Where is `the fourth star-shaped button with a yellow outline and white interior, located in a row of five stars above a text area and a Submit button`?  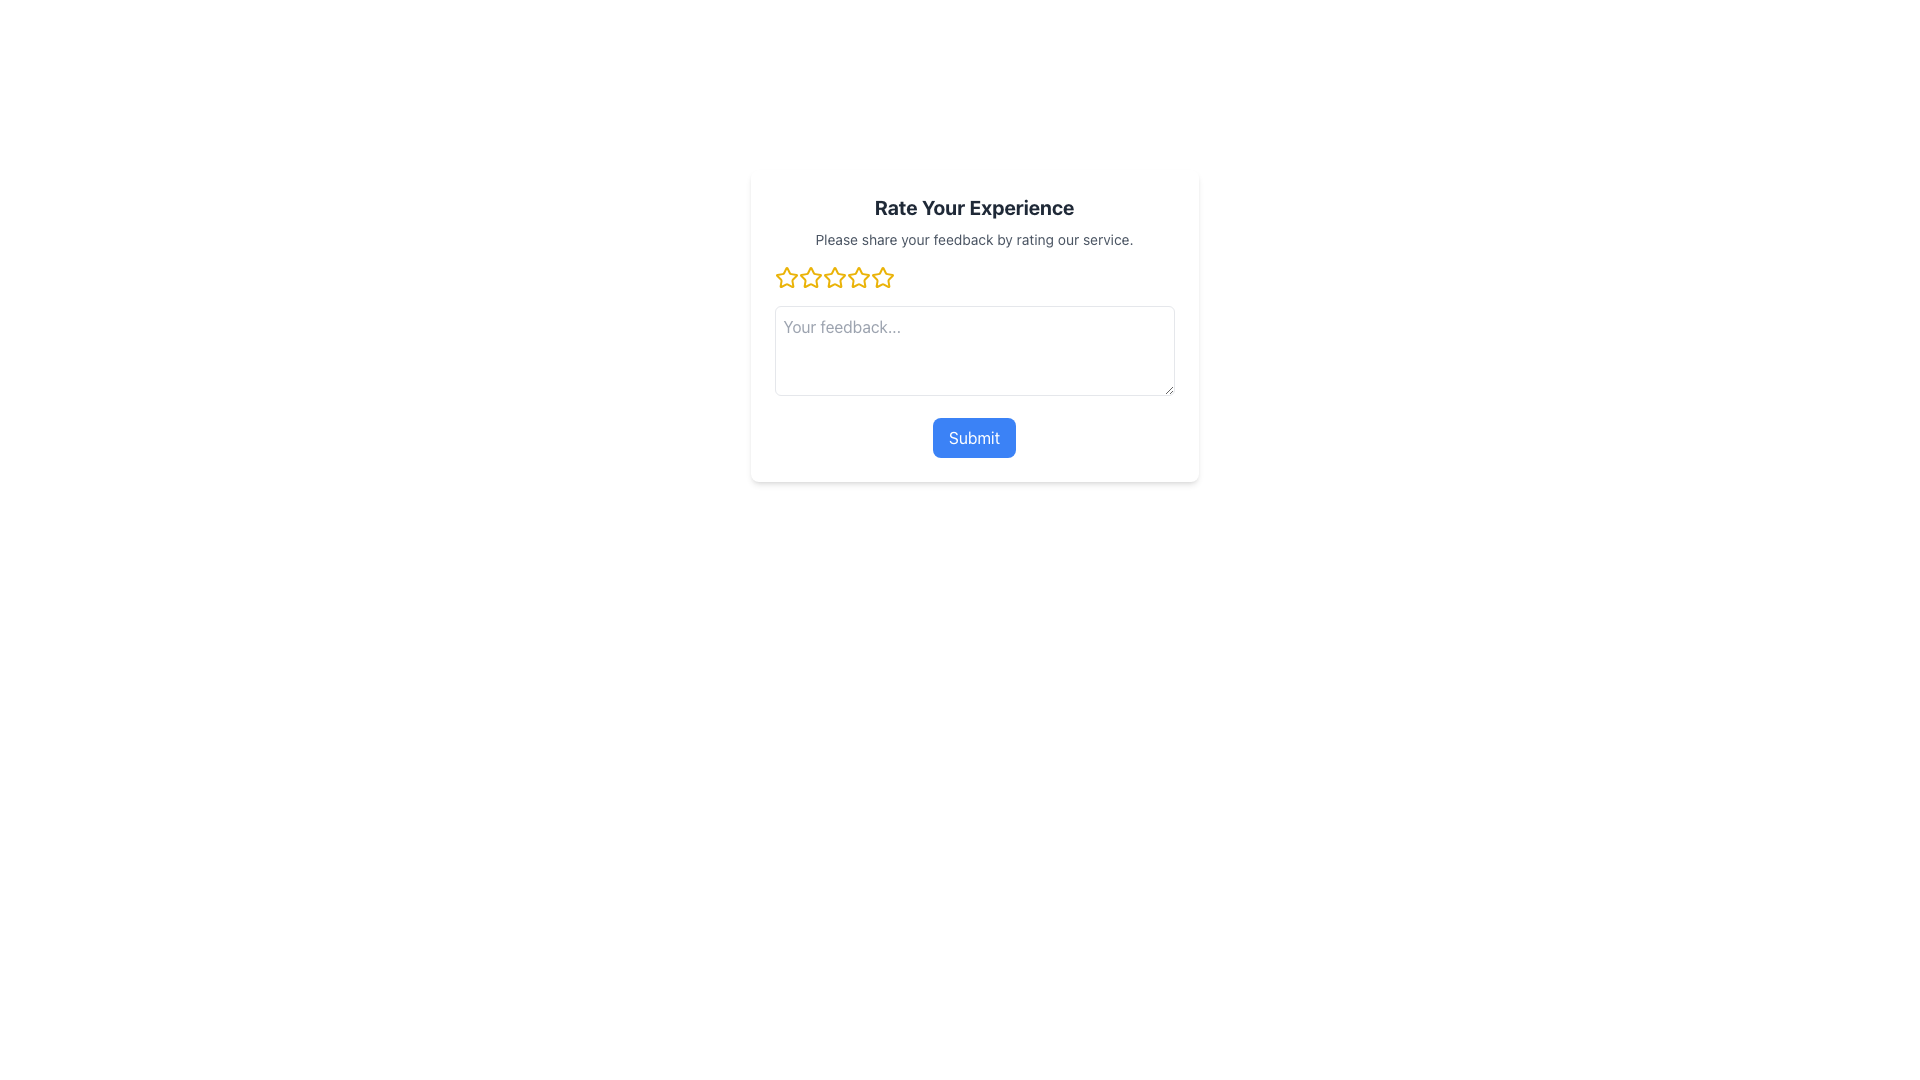 the fourth star-shaped button with a yellow outline and white interior, located in a row of five stars above a text area and a Submit button is located at coordinates (858, 277).